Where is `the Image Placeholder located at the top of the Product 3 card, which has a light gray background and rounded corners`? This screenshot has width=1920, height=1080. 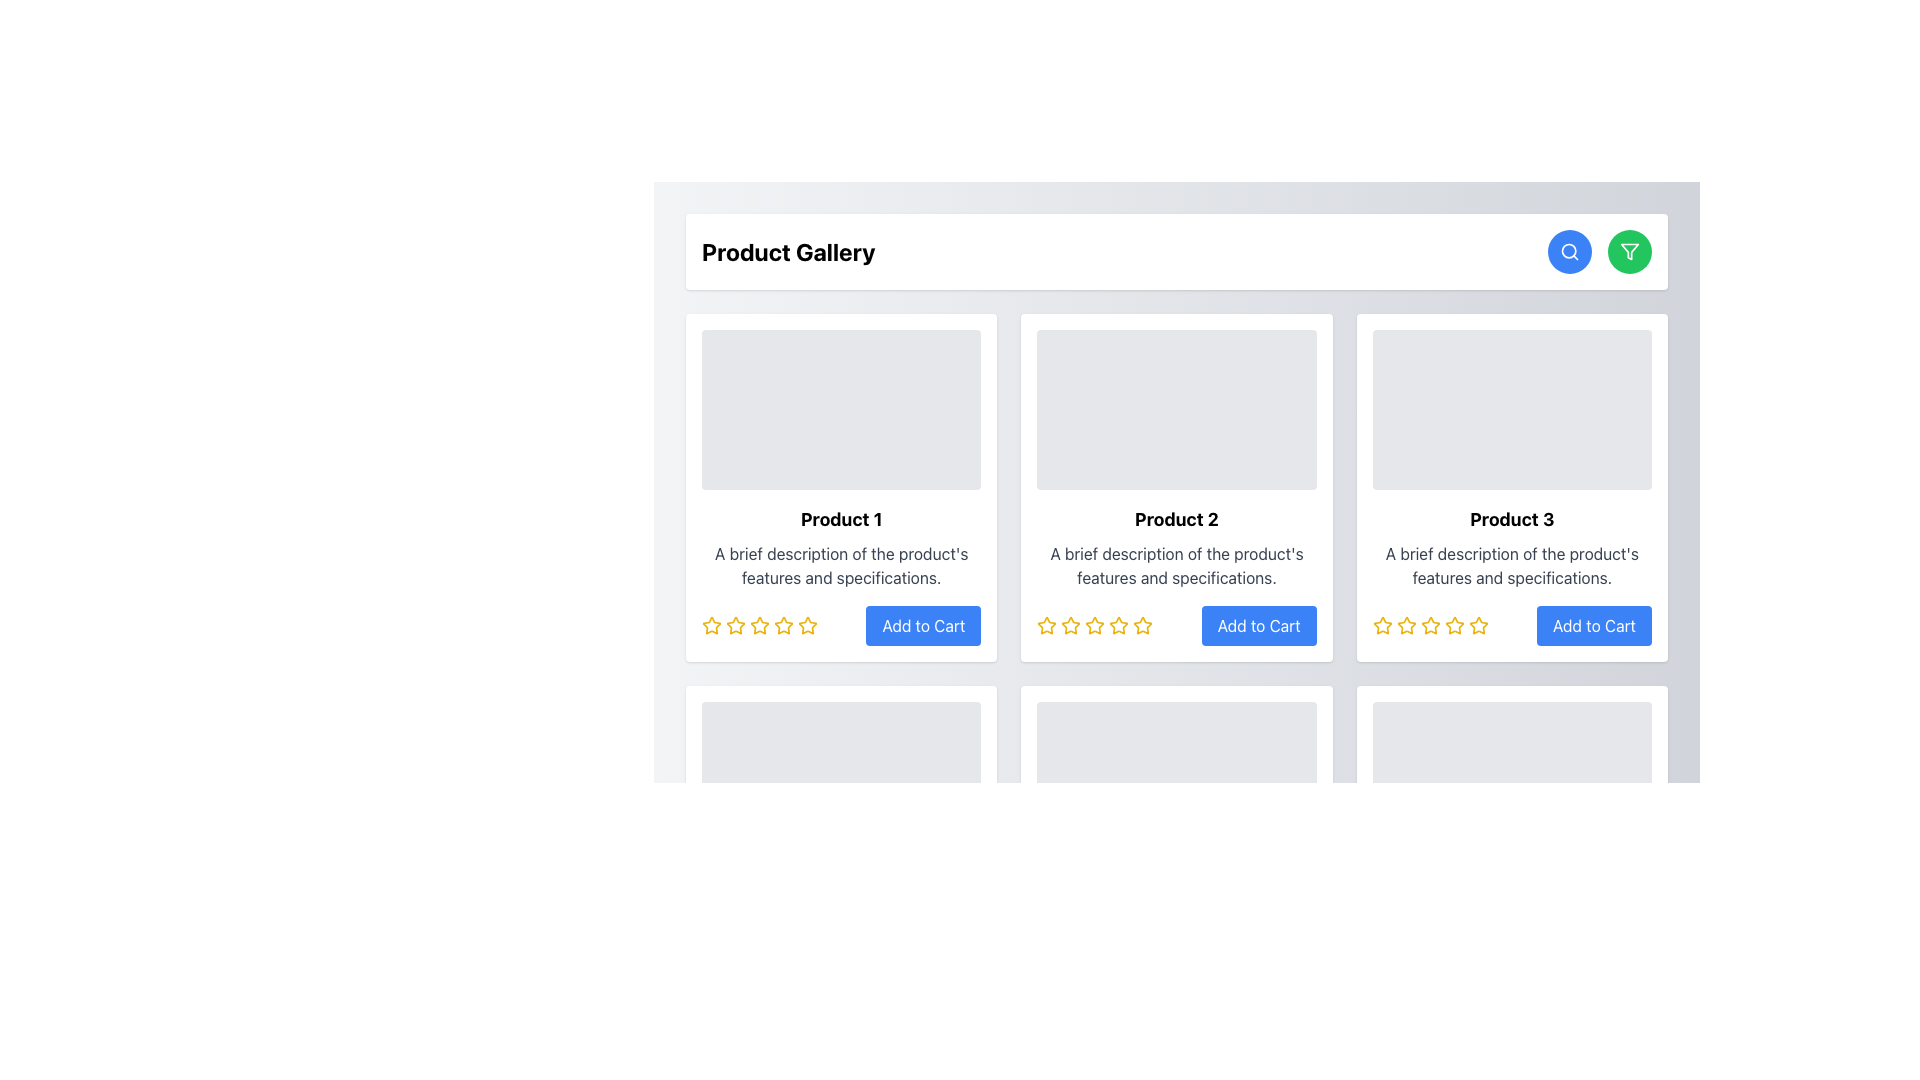
the Image Placeholder located at the top of the Product 3 card, which has a light gray background and rounded corners is located at coordinates (1512, 408).